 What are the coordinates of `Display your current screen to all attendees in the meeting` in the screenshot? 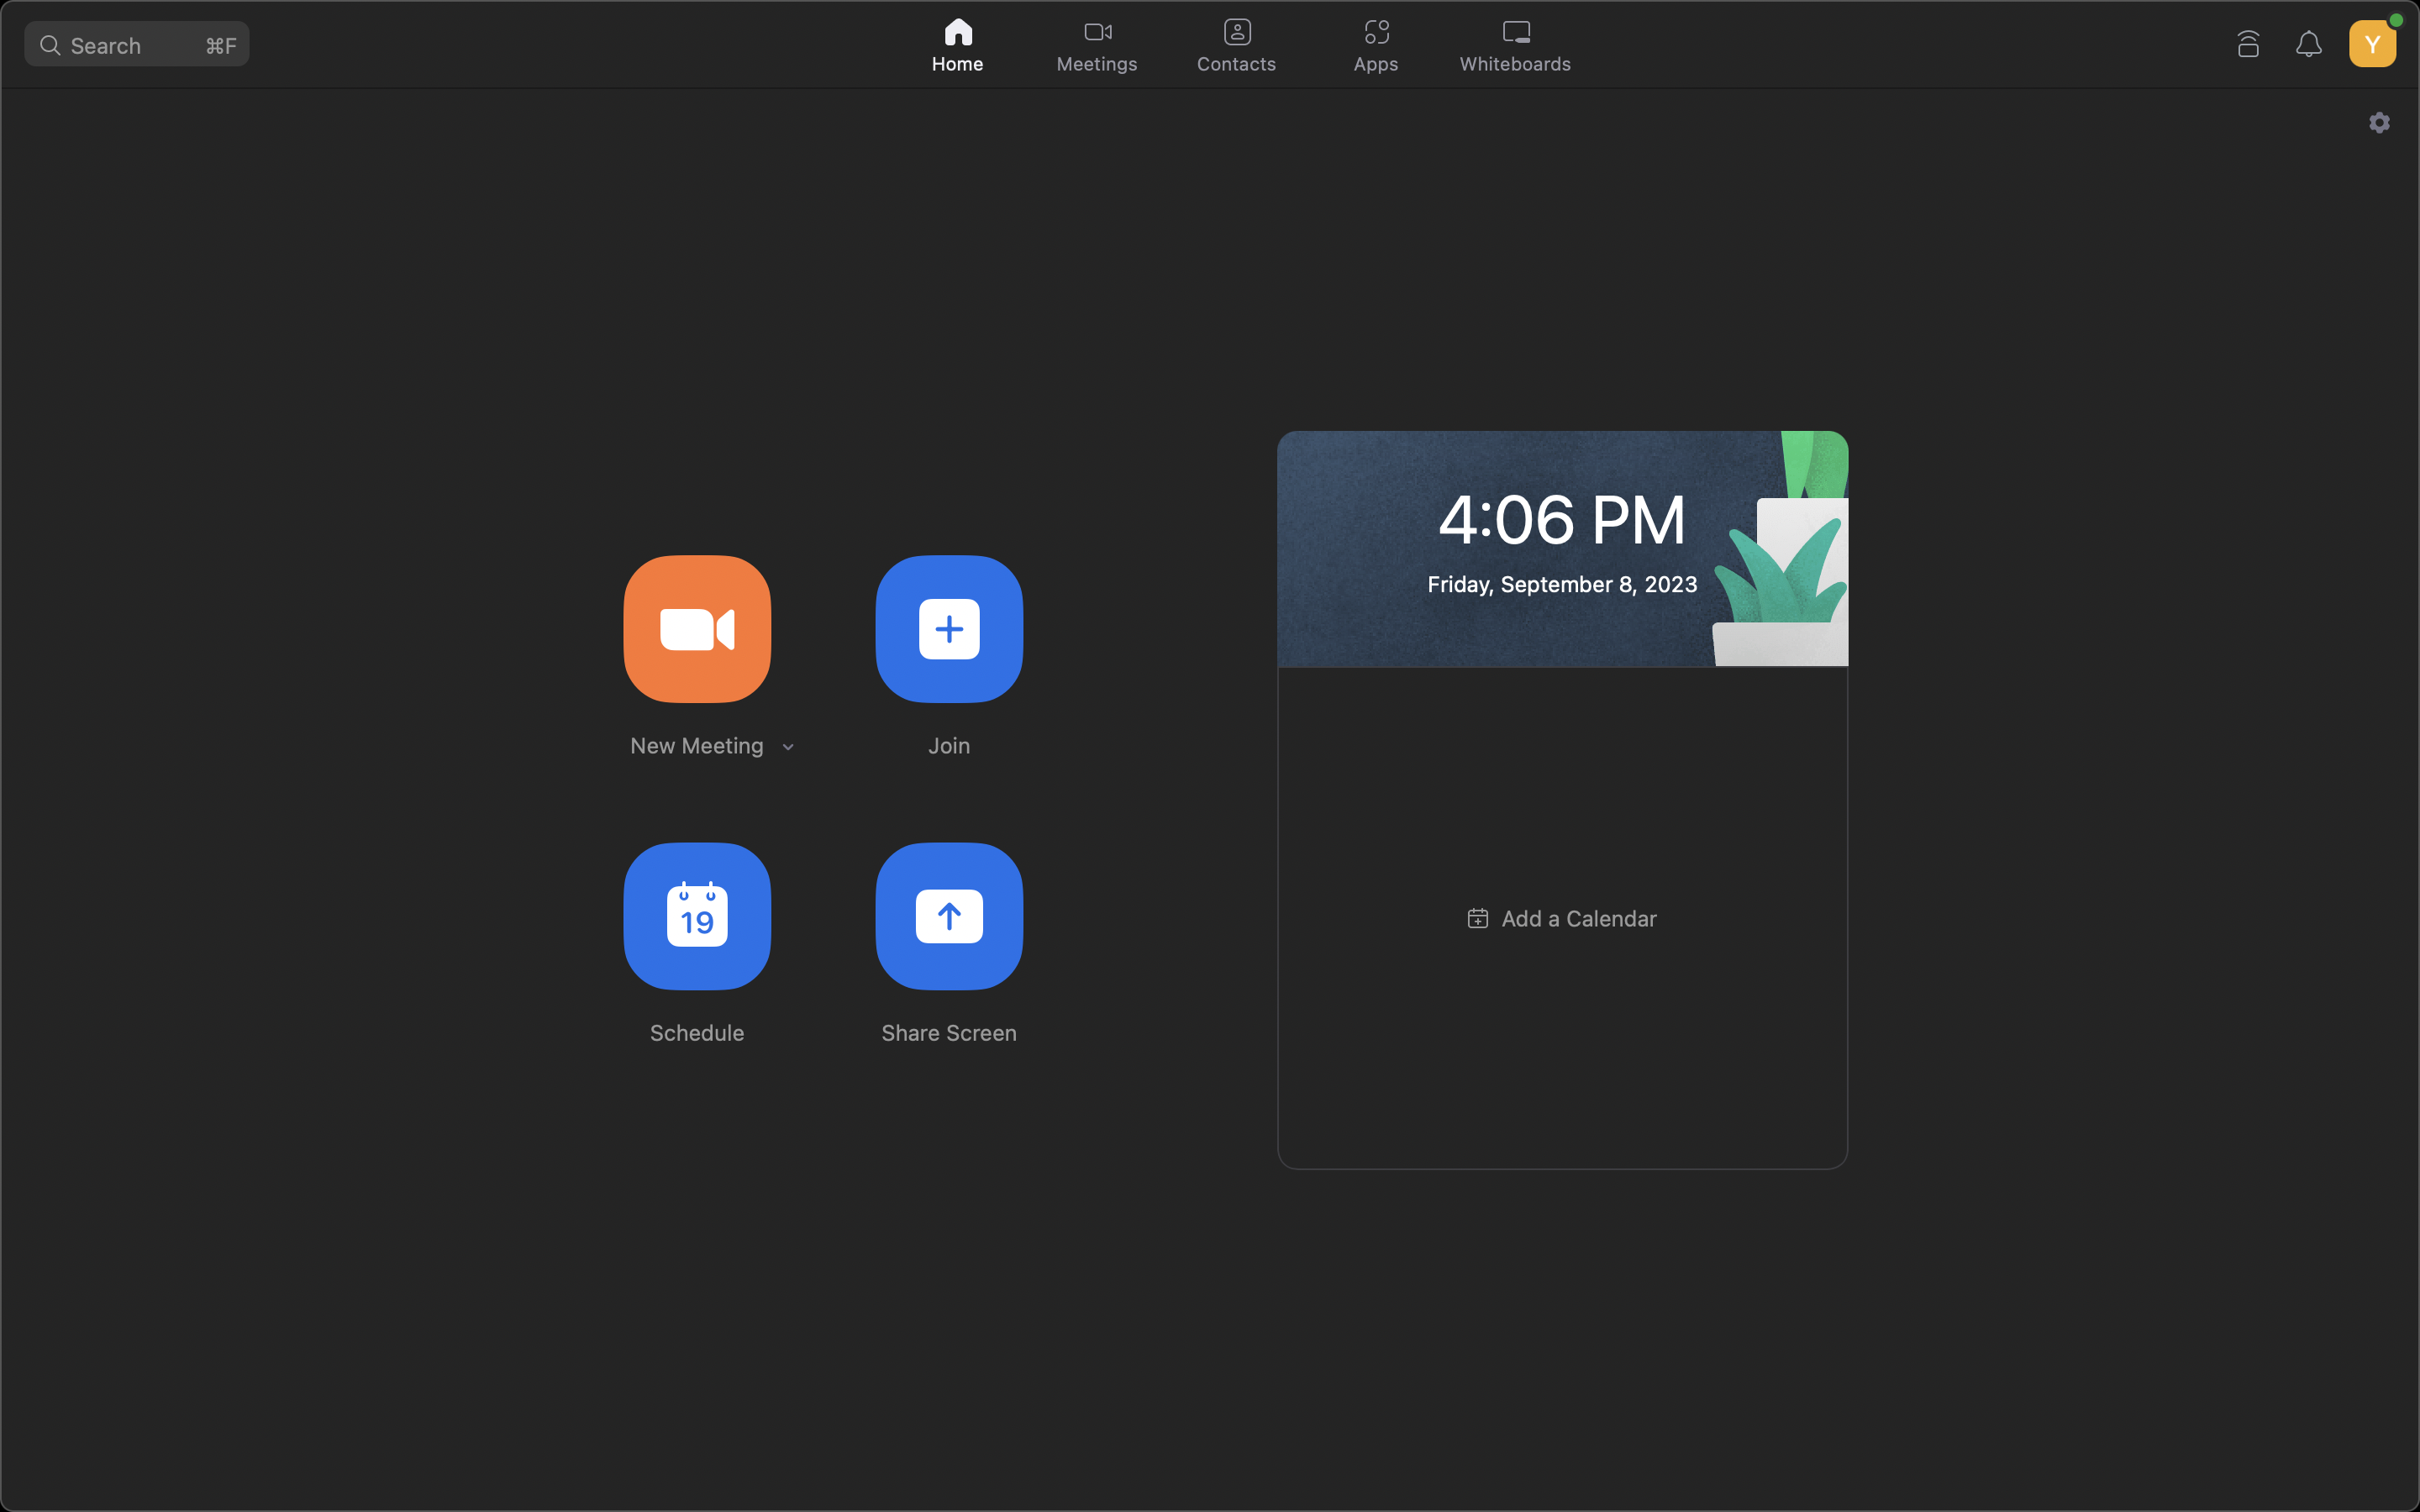 It's located at (950, 916).